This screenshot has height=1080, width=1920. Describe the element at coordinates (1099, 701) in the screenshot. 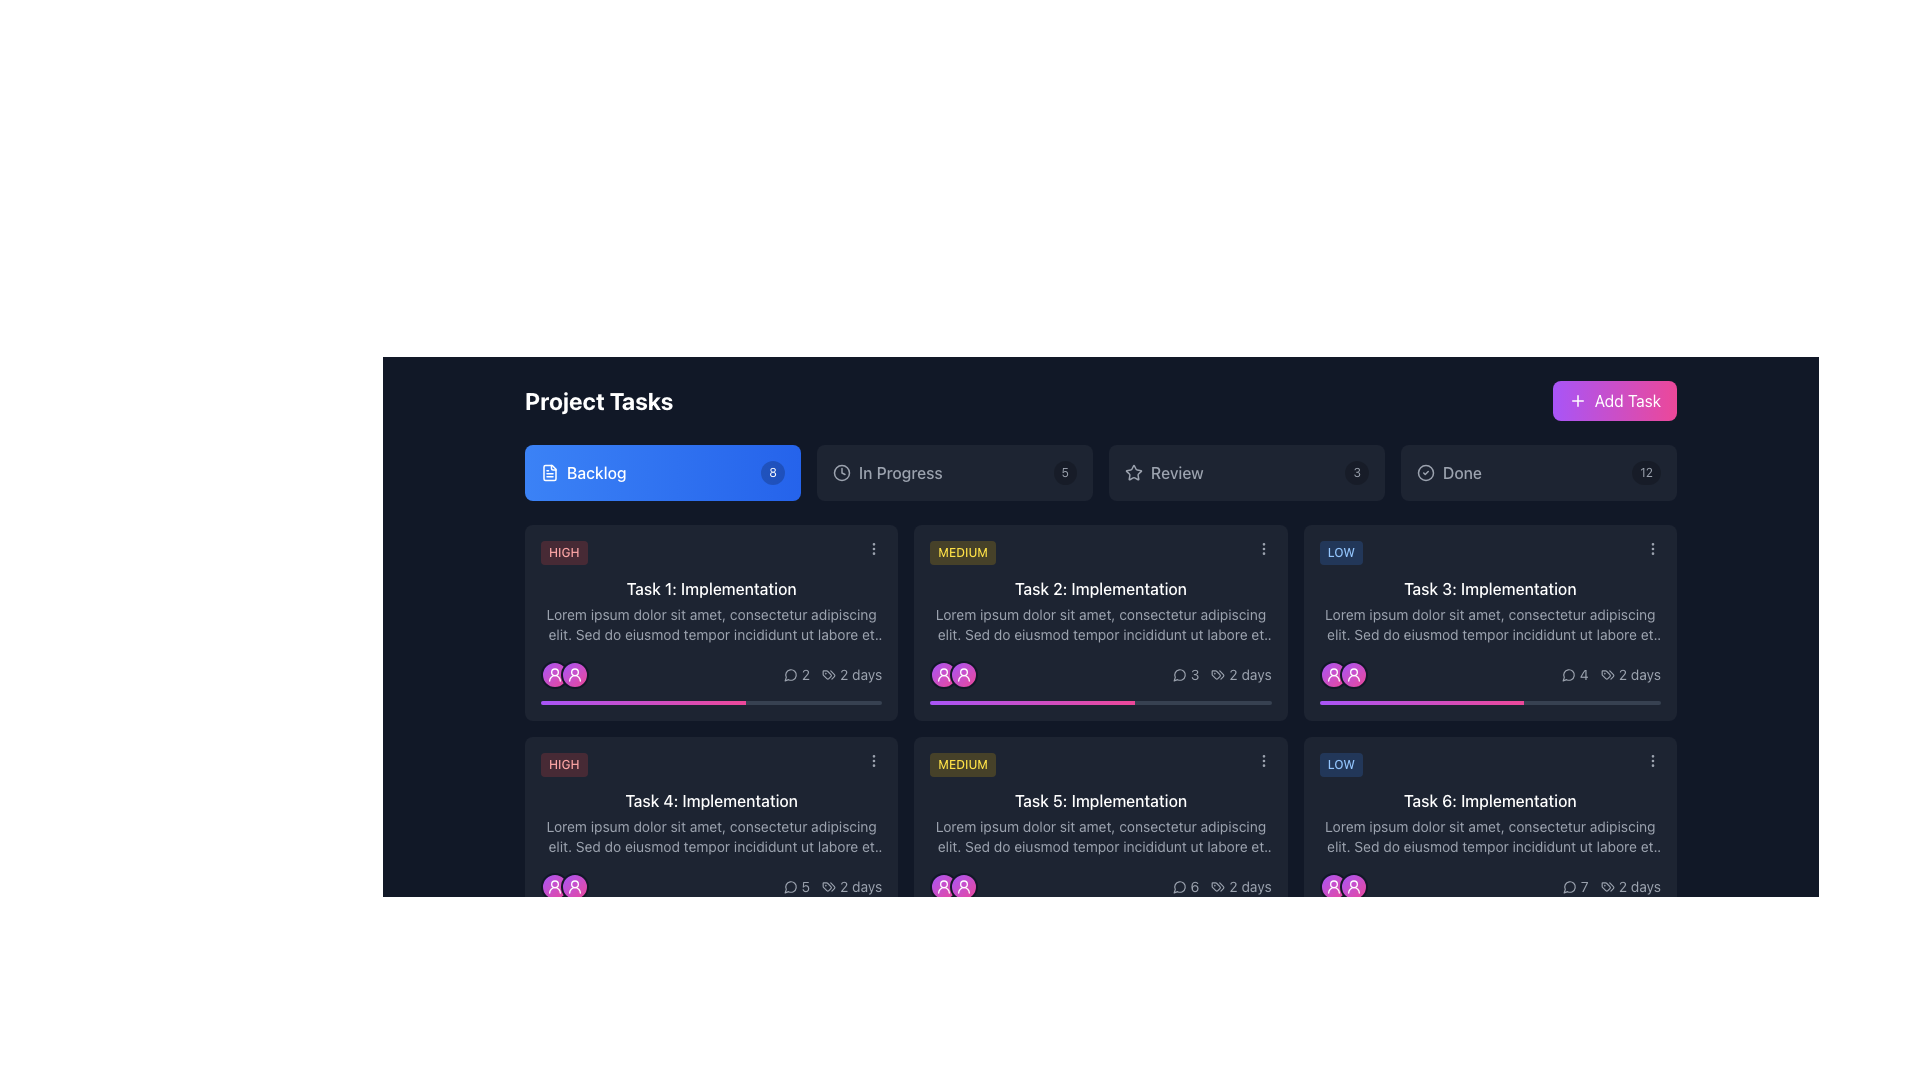

I see `the progress bar located at the bottom of the 'Task 2: Implementation' task card in the second column of the task board` at that location.